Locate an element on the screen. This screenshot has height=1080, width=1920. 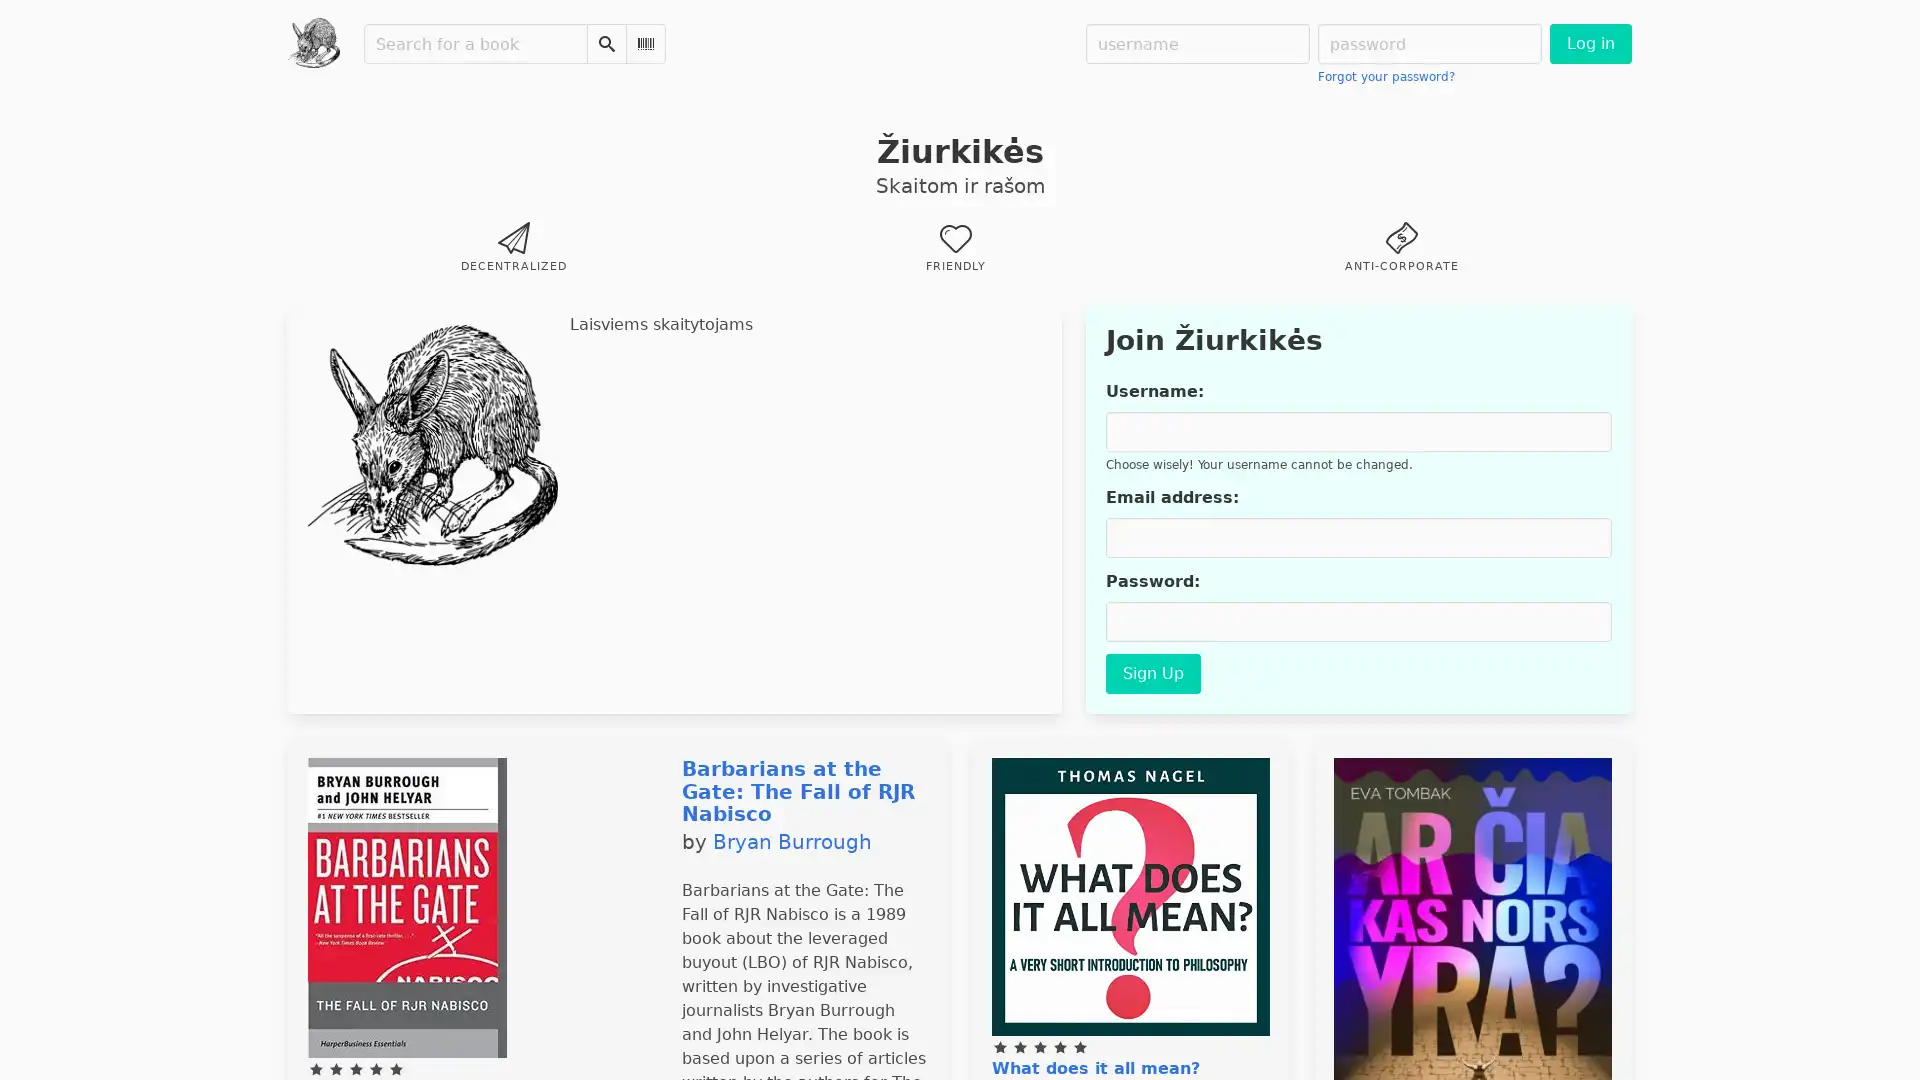
Sign Up is located at coordinates (1152, 674).